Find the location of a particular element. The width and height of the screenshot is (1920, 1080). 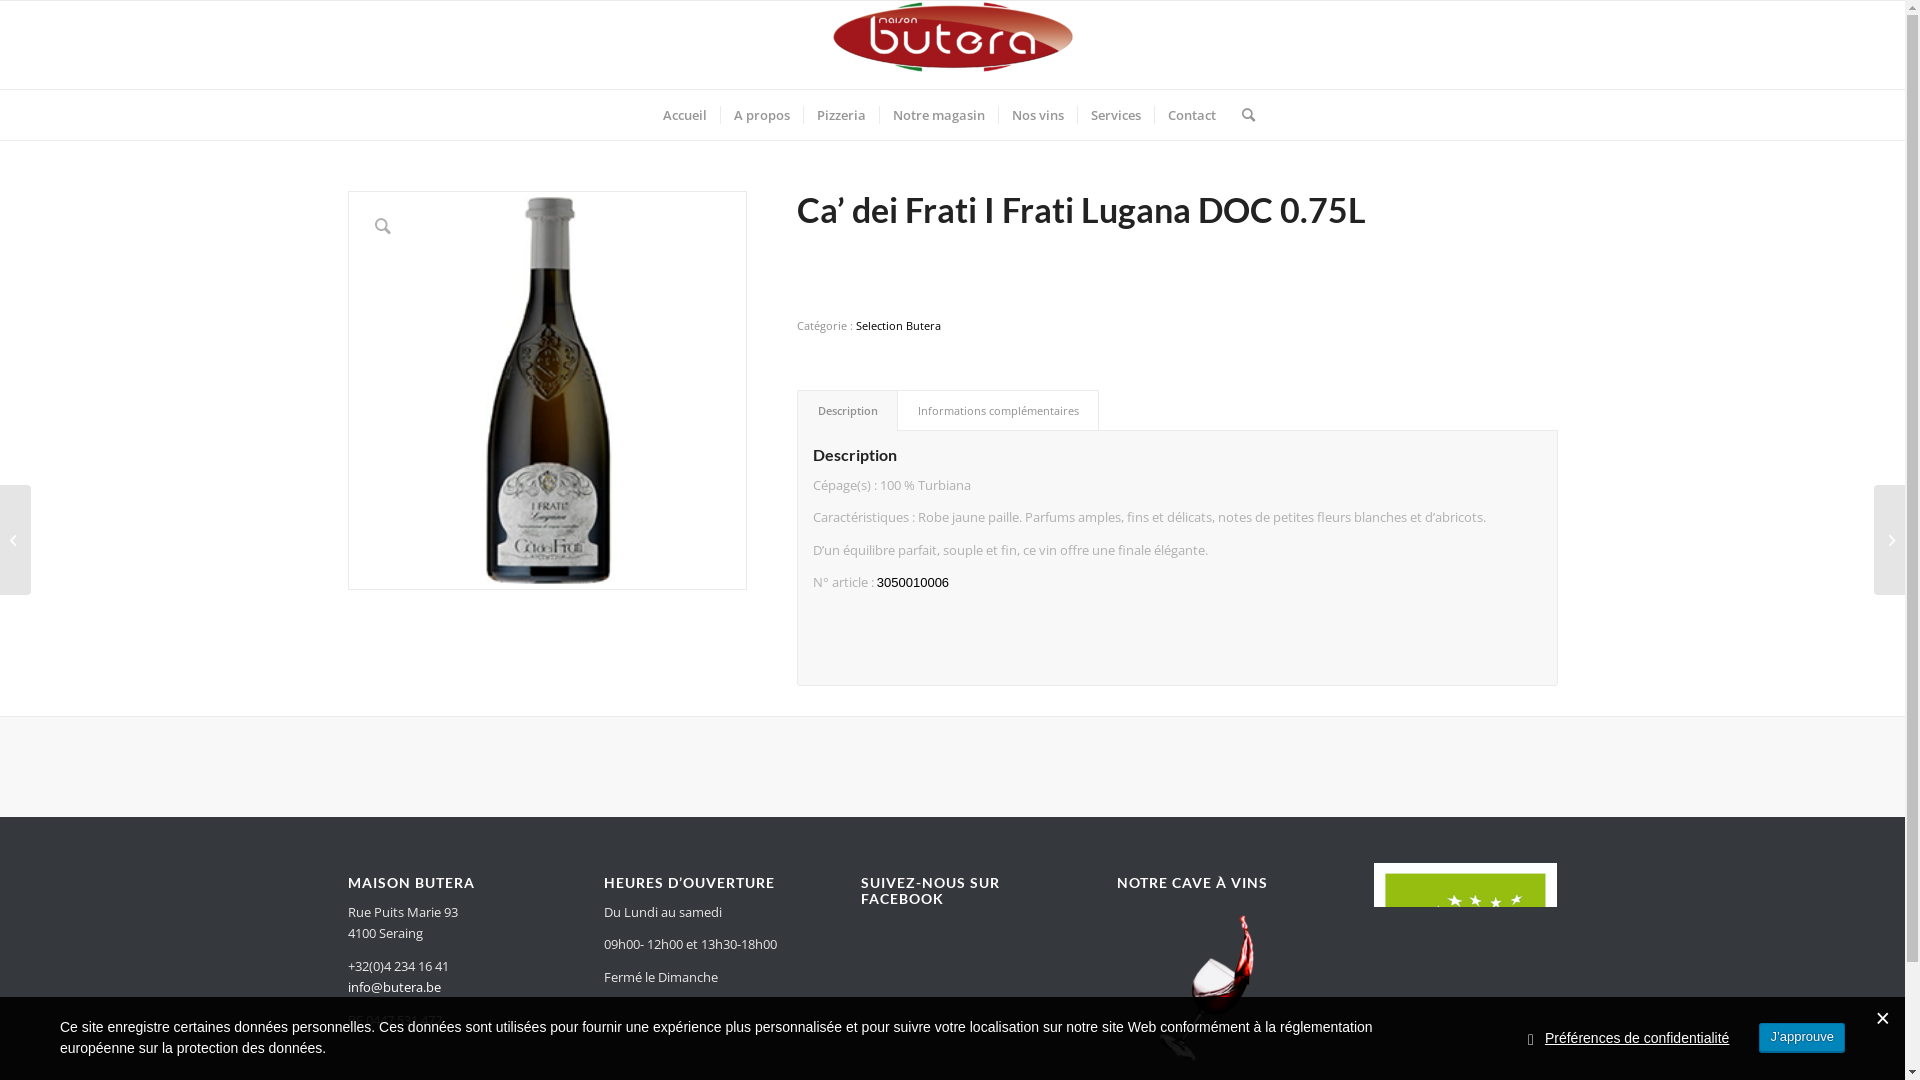

'Selection Butera' is located at coordinates (897, 324).